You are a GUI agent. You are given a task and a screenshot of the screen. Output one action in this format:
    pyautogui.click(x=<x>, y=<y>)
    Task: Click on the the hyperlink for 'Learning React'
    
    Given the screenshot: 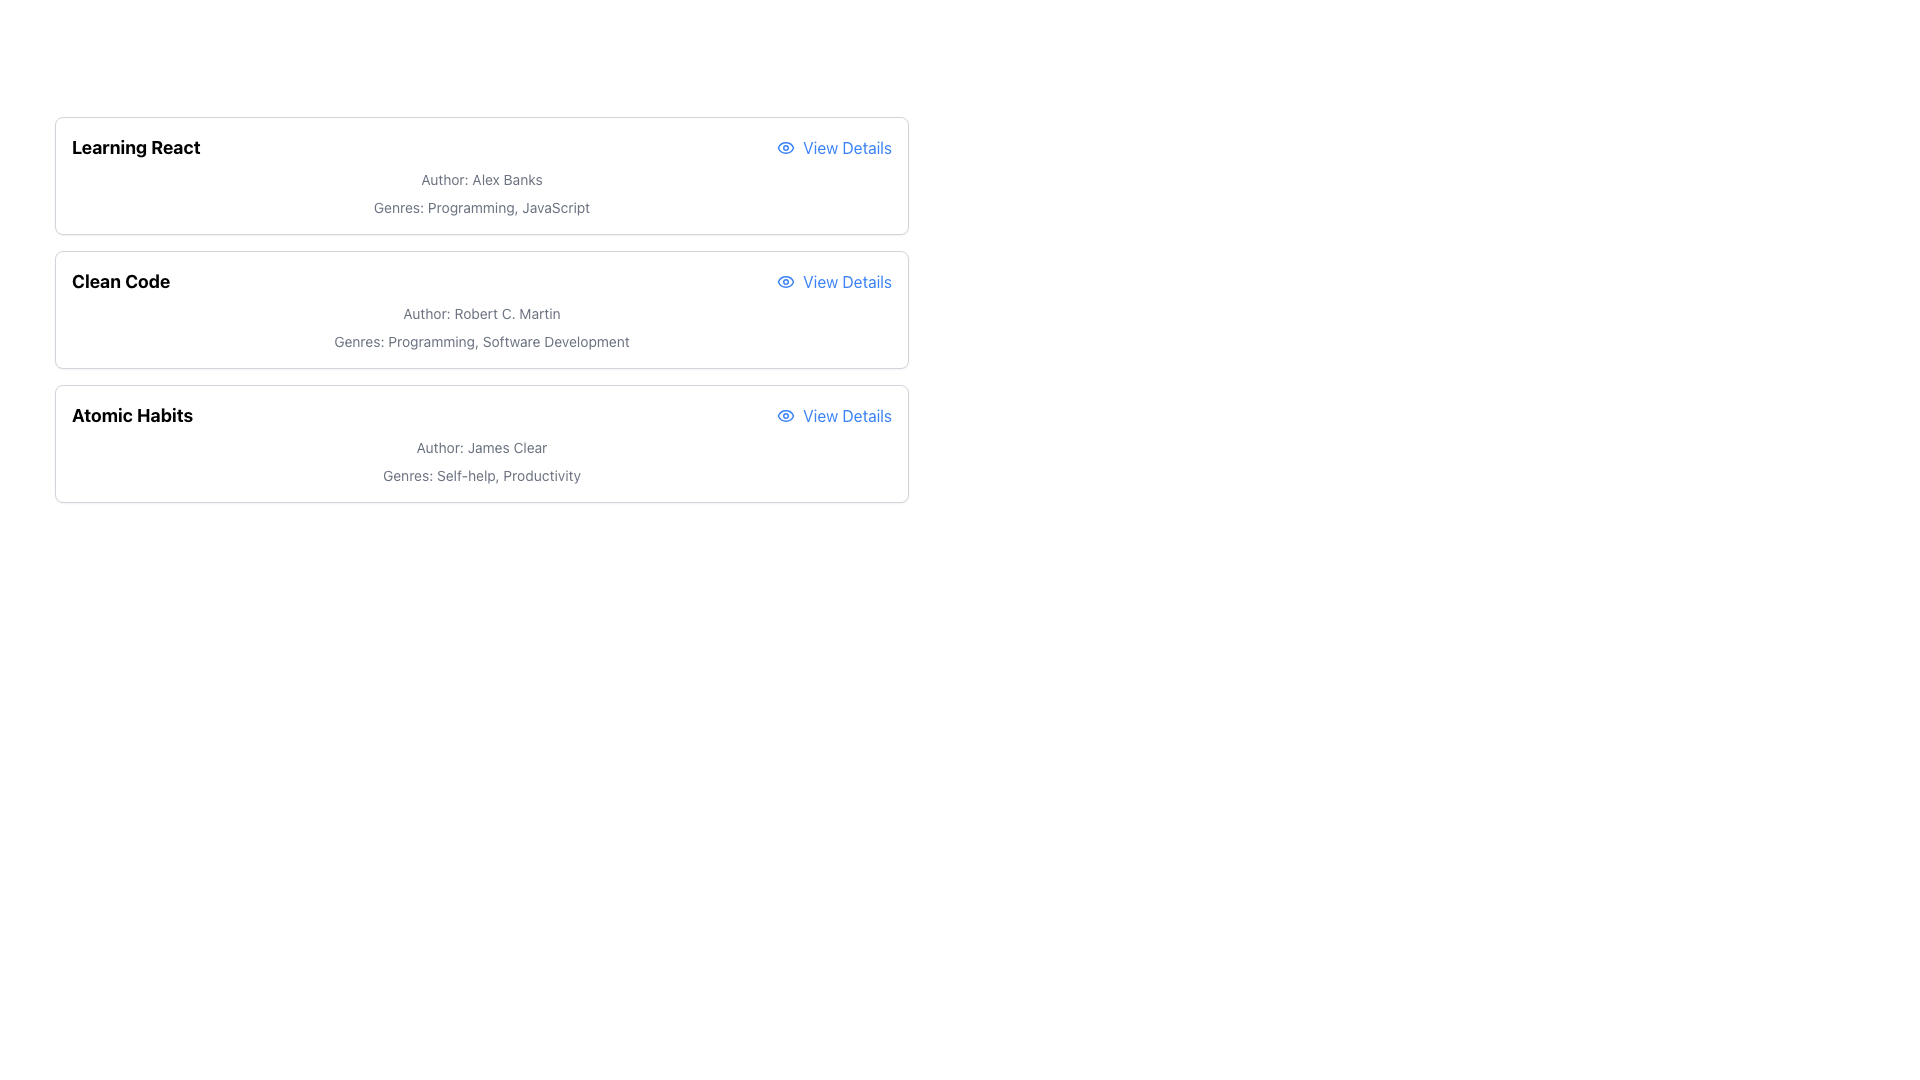 What is the action you would take?
    pyautogui.click(x=834, y=146)
    